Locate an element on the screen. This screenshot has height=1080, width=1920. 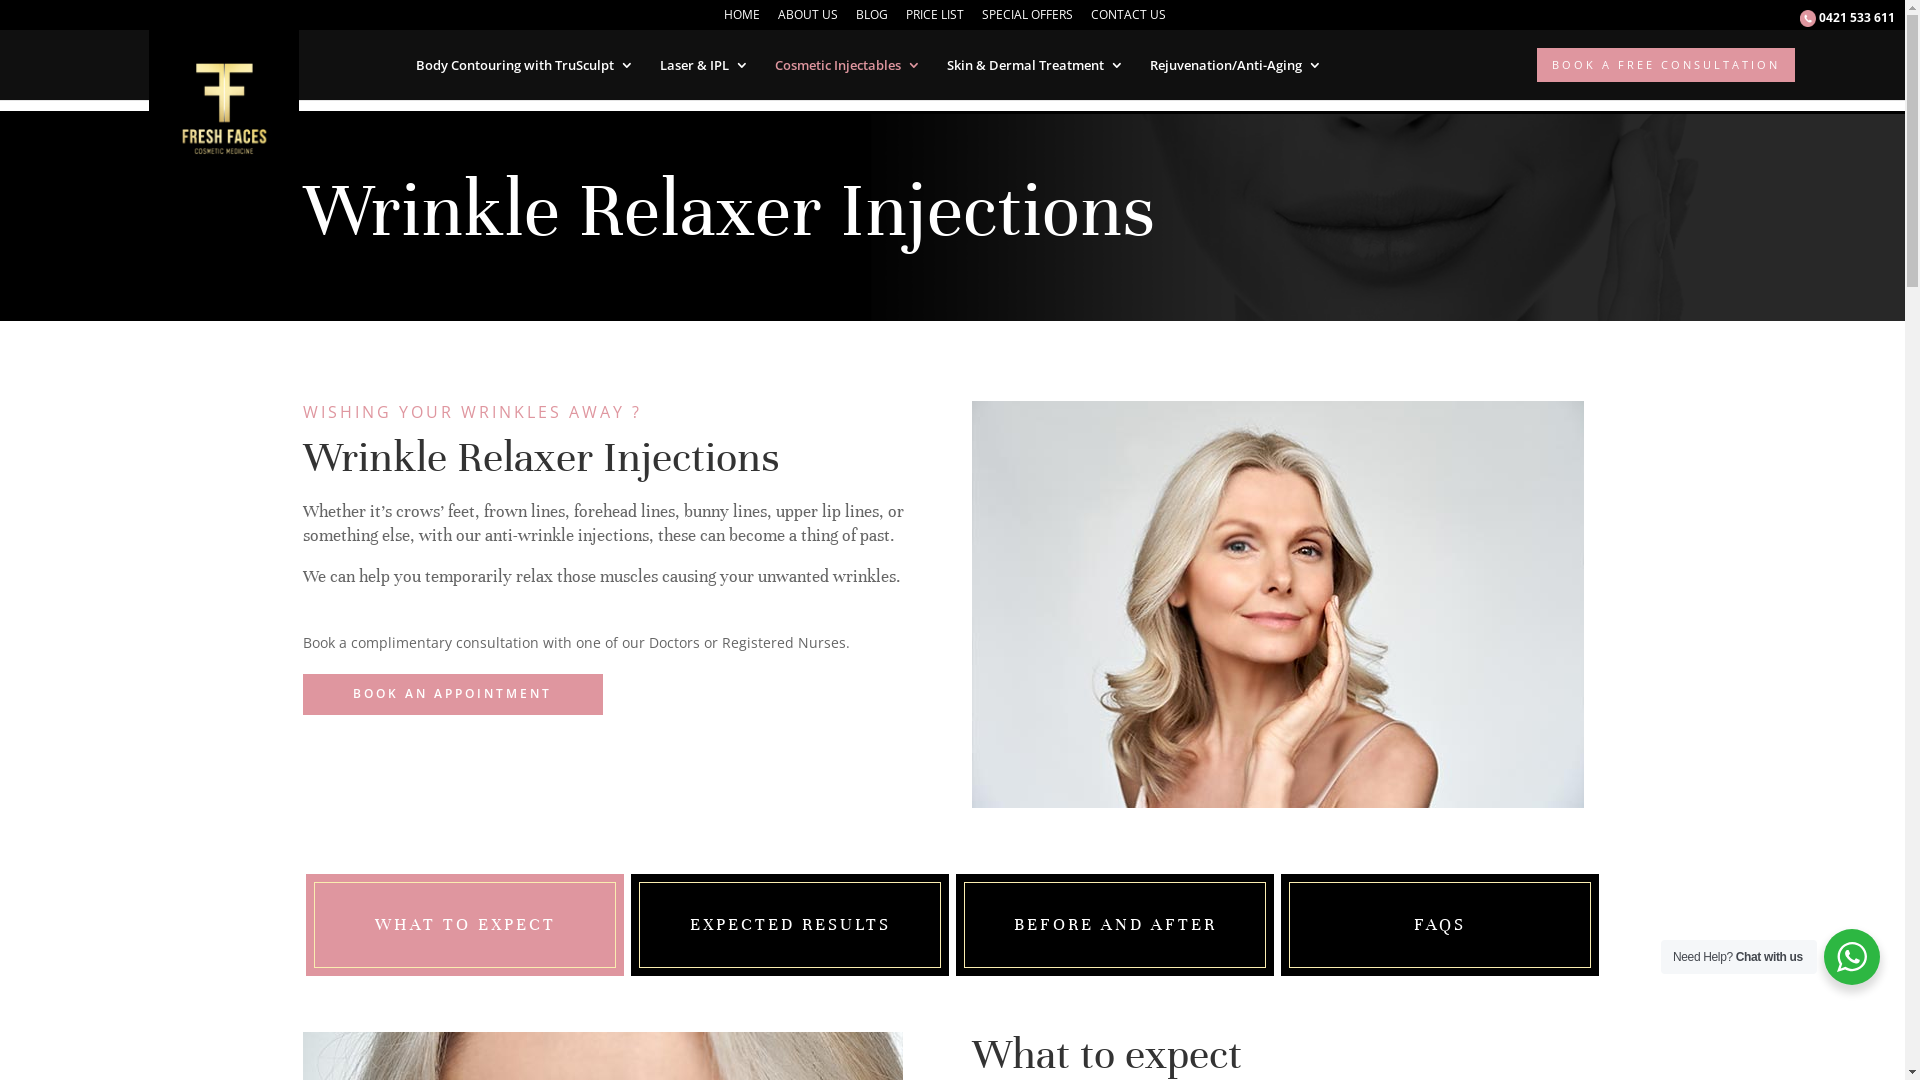
'HOME' is located at coordinates (741, 19).